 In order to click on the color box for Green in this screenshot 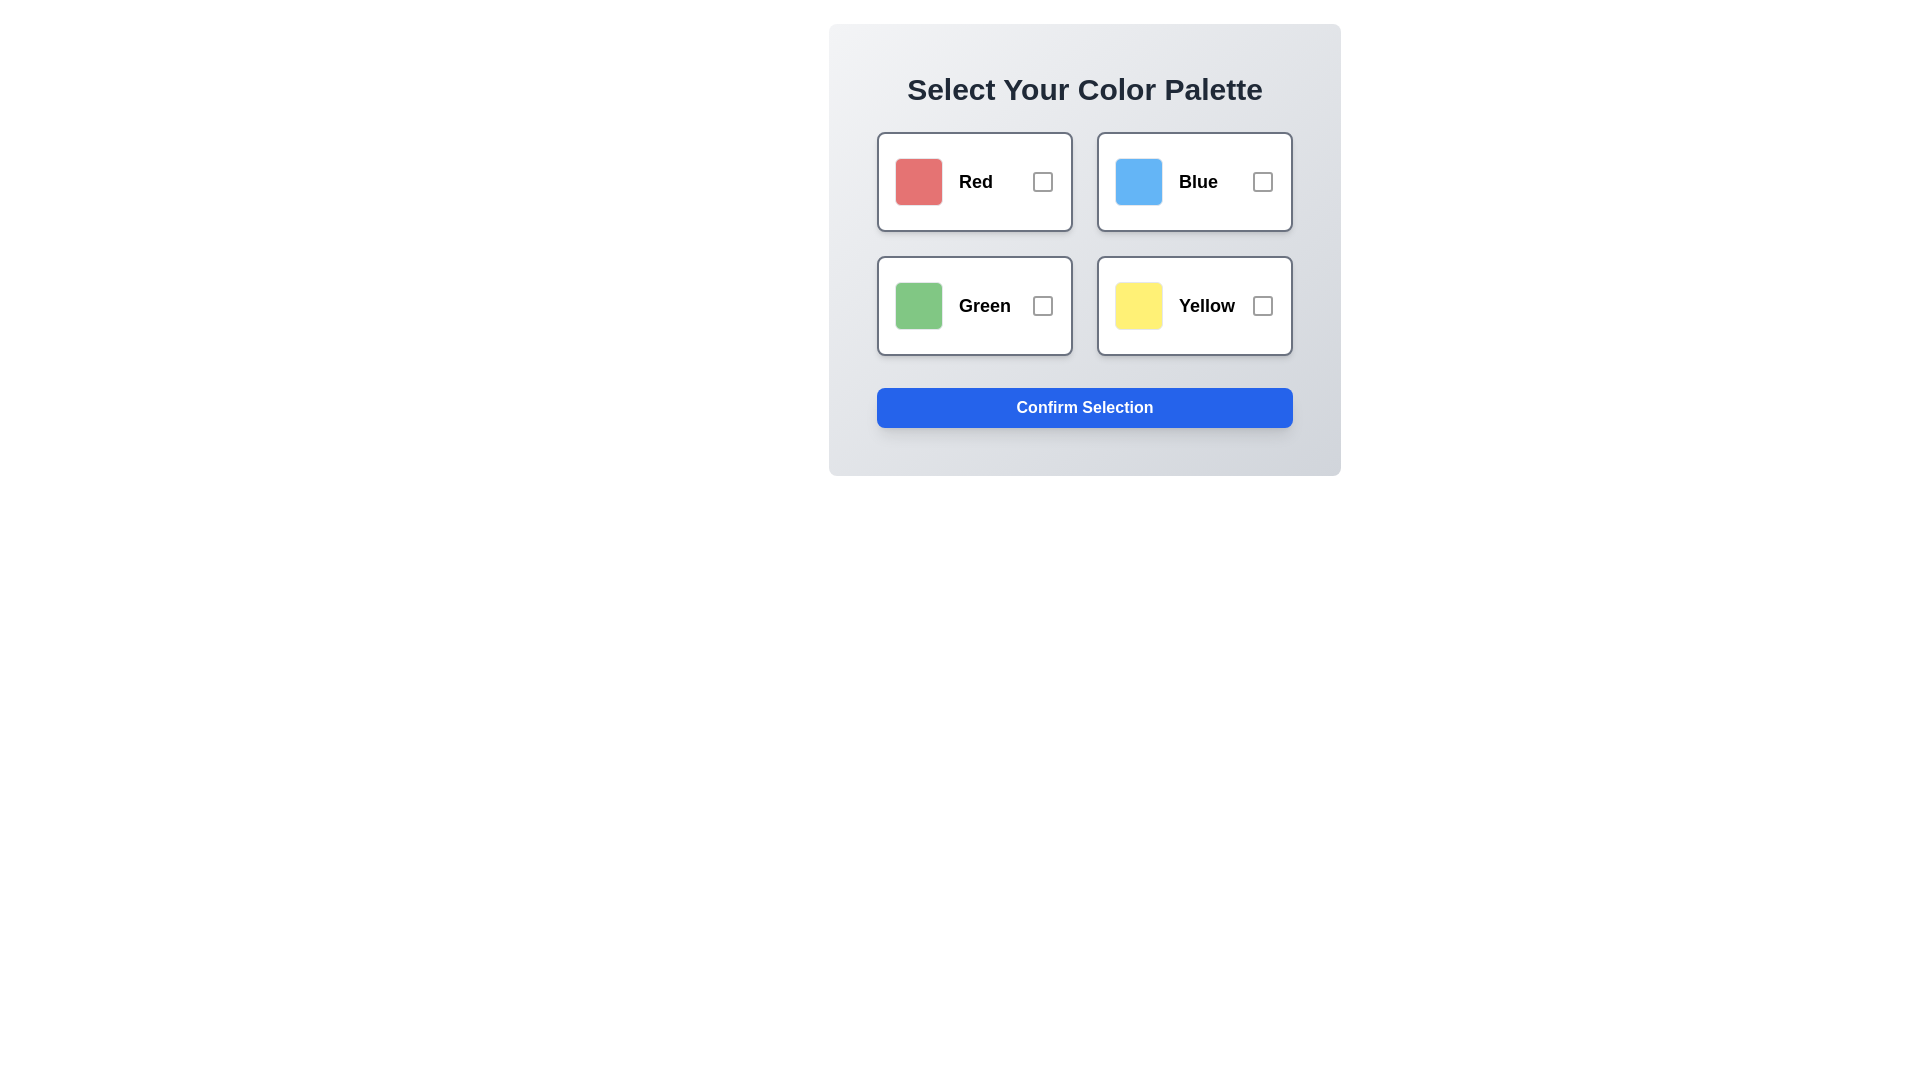, I will do `click(974, 305)`.